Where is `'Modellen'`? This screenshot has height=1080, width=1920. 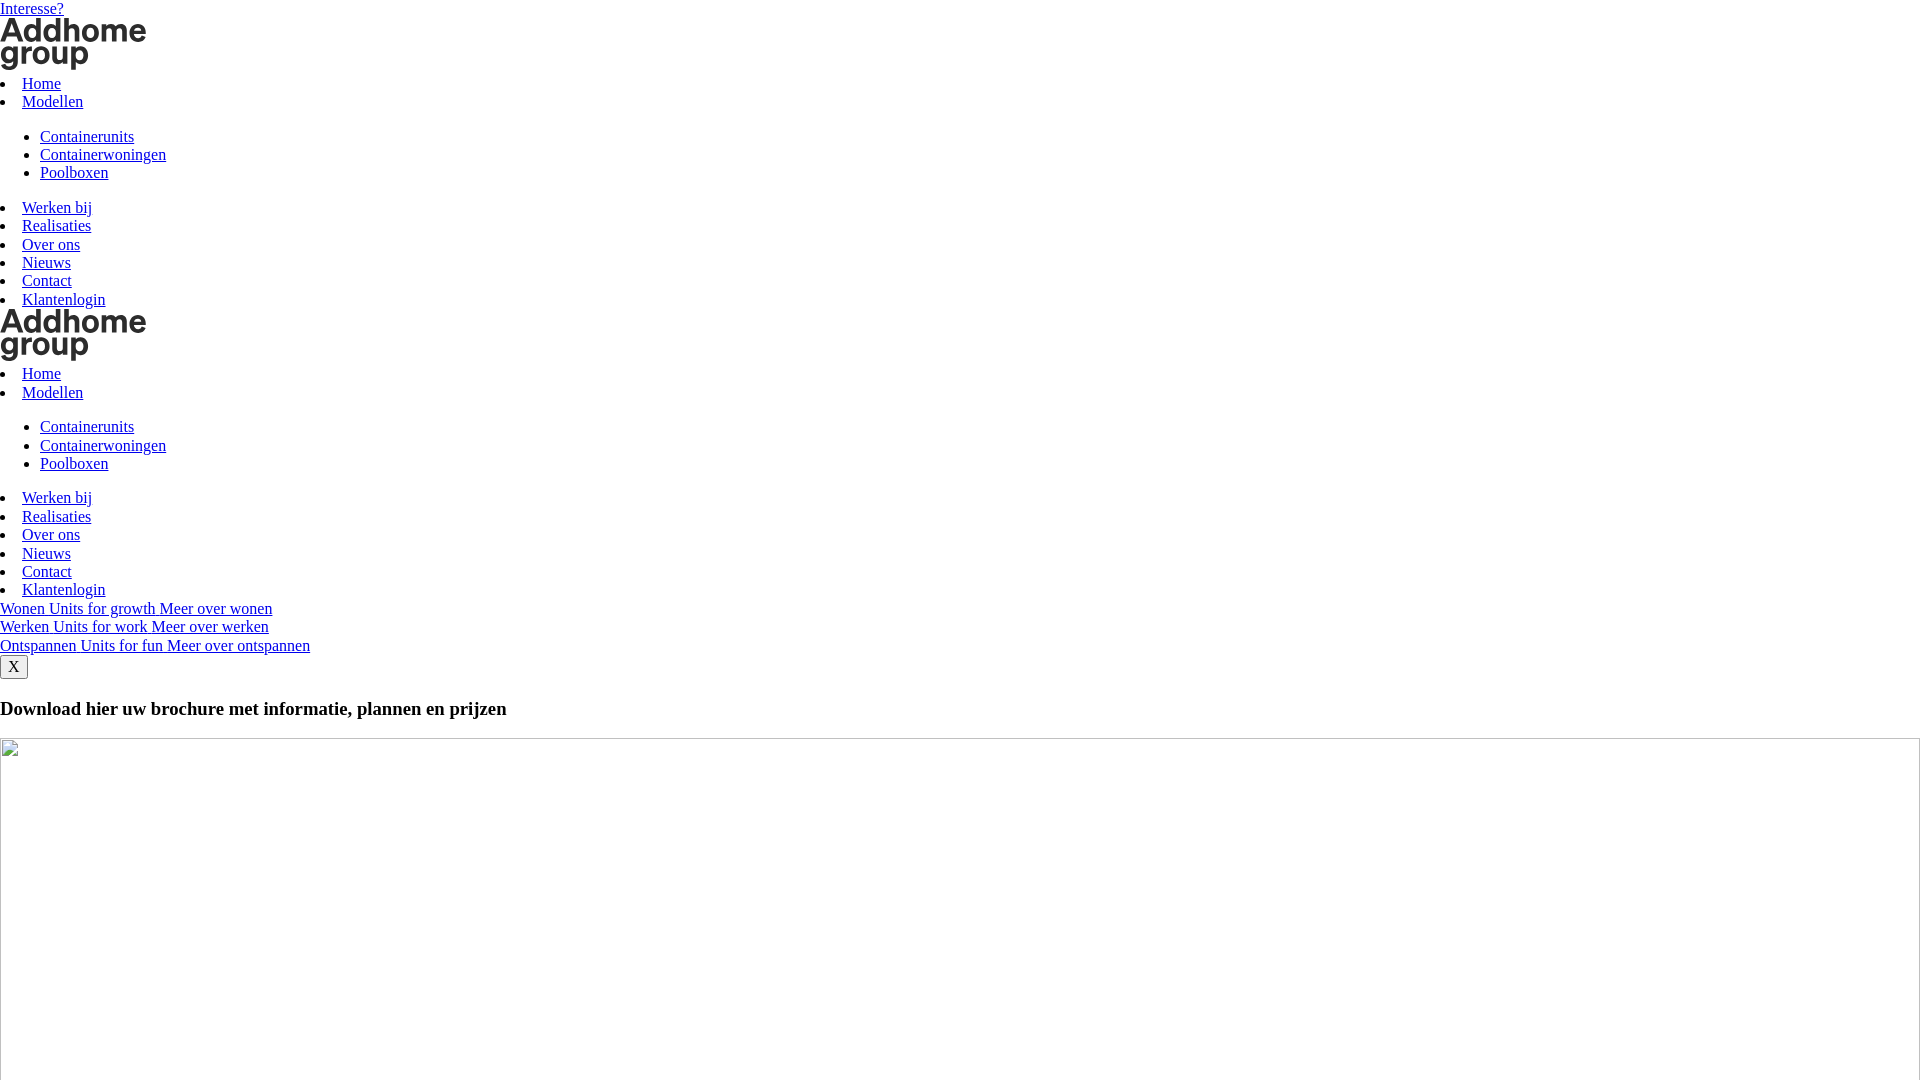
'Modellen' is located at coordinates (52, 101).